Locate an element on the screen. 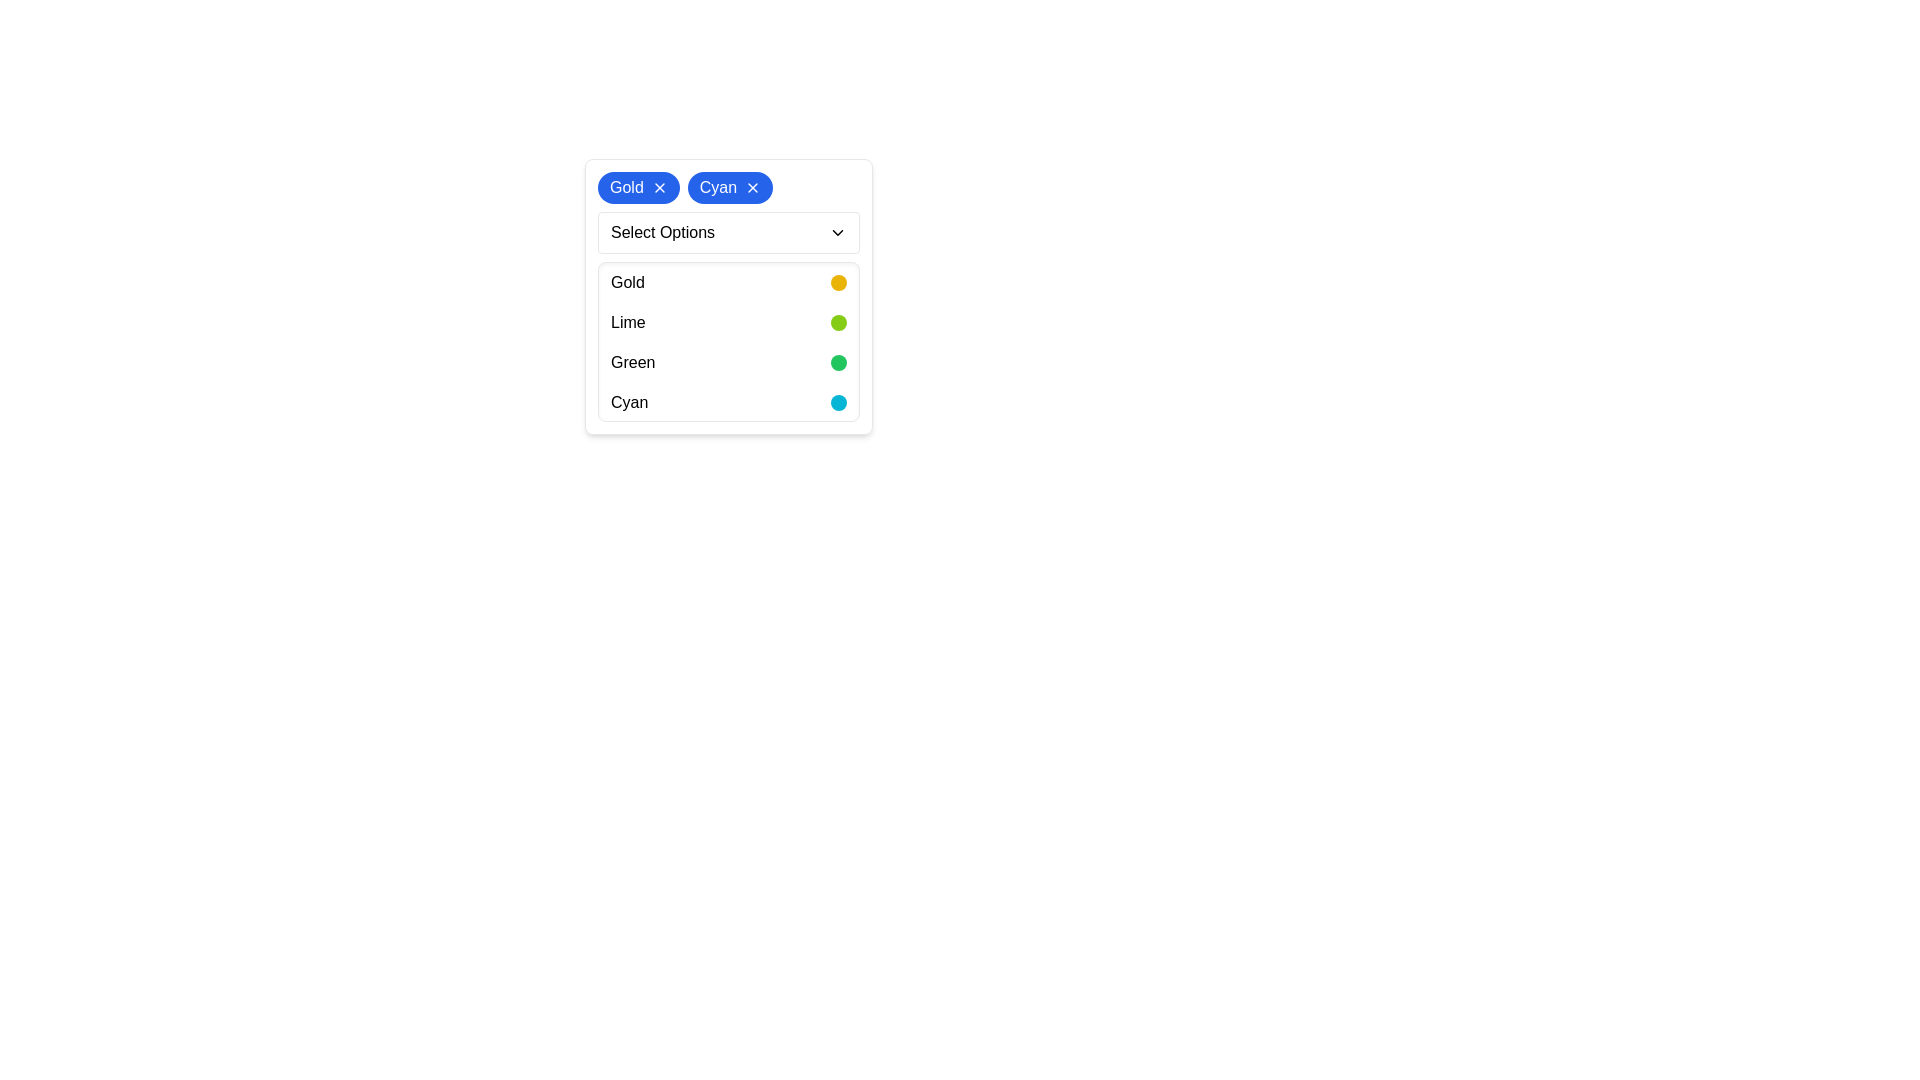 The width and height of the screenshot is (1920, 1080). the chevron icon located at the rightmost end of the 'Select Options' dropdown header is located at coordinates (838, 231).